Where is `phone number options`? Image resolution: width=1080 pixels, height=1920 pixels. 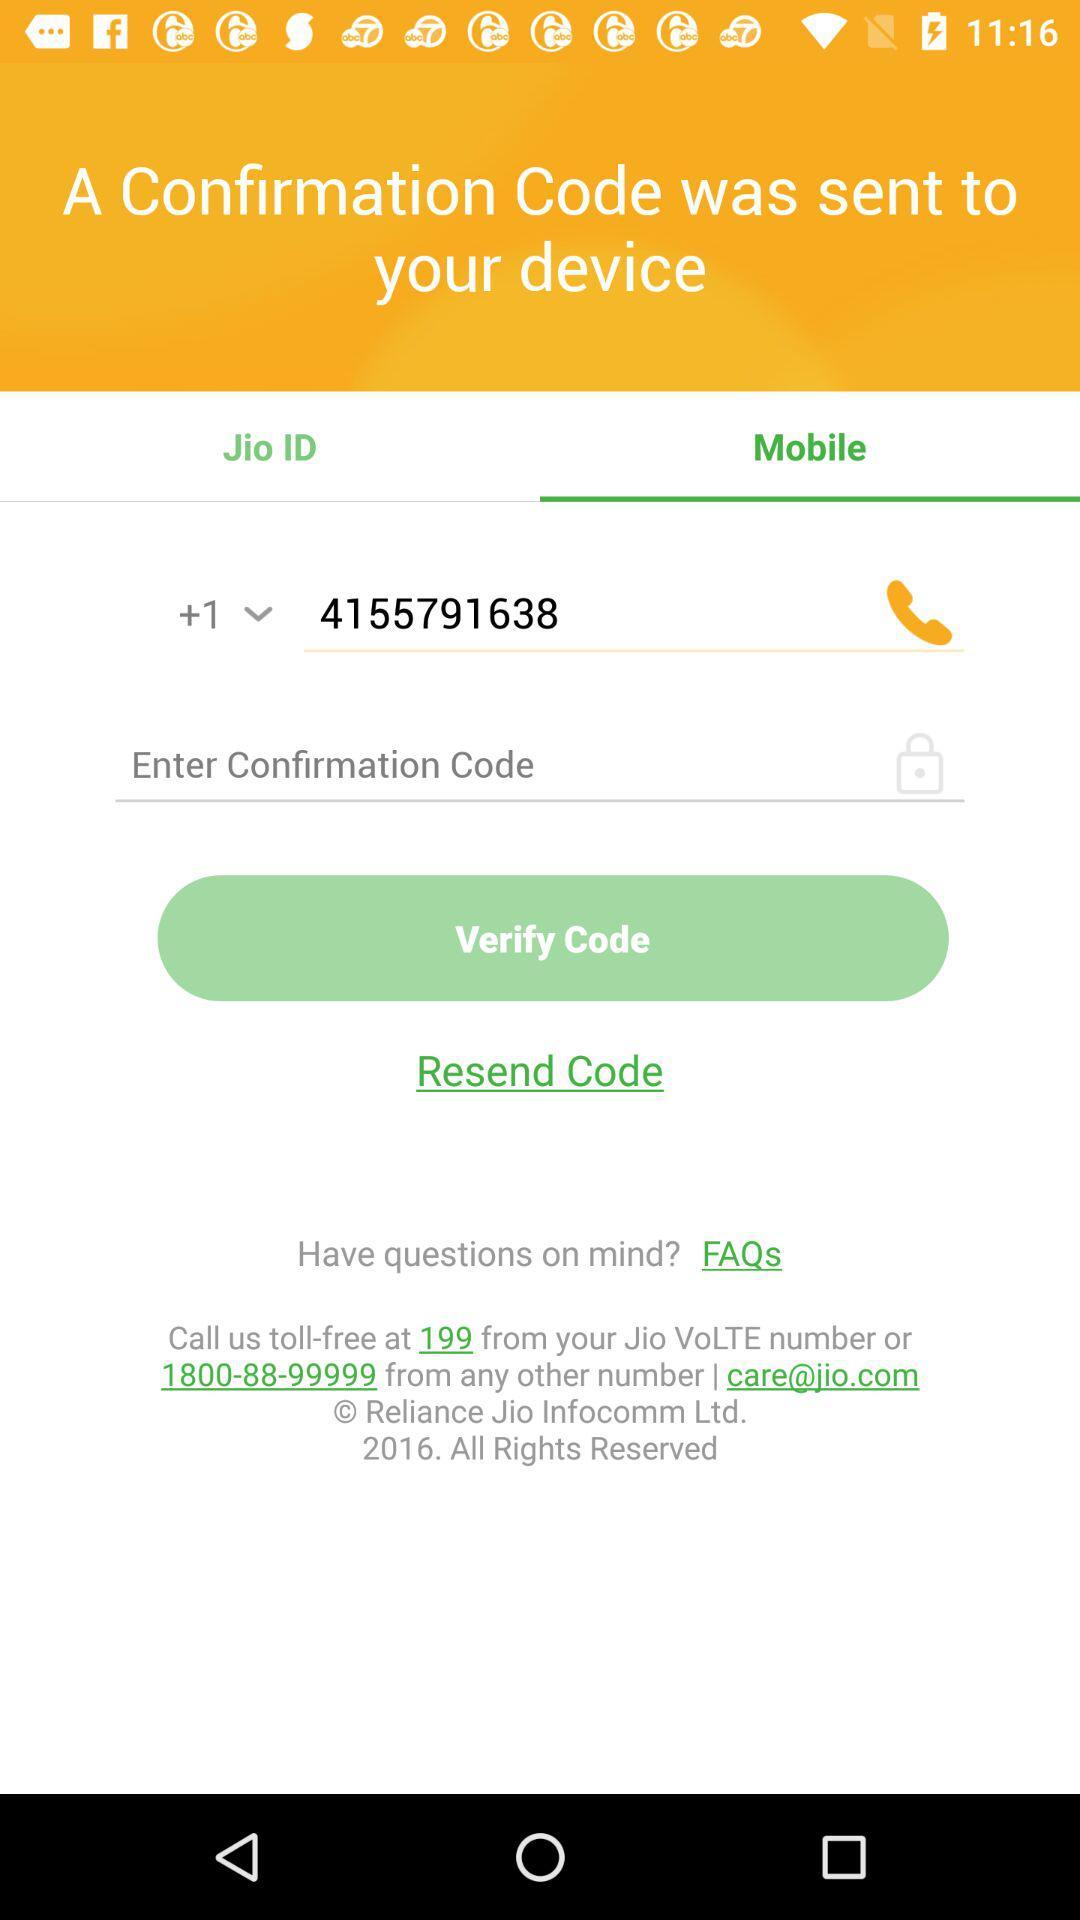 phone number options is located at coordinates (257, 613).